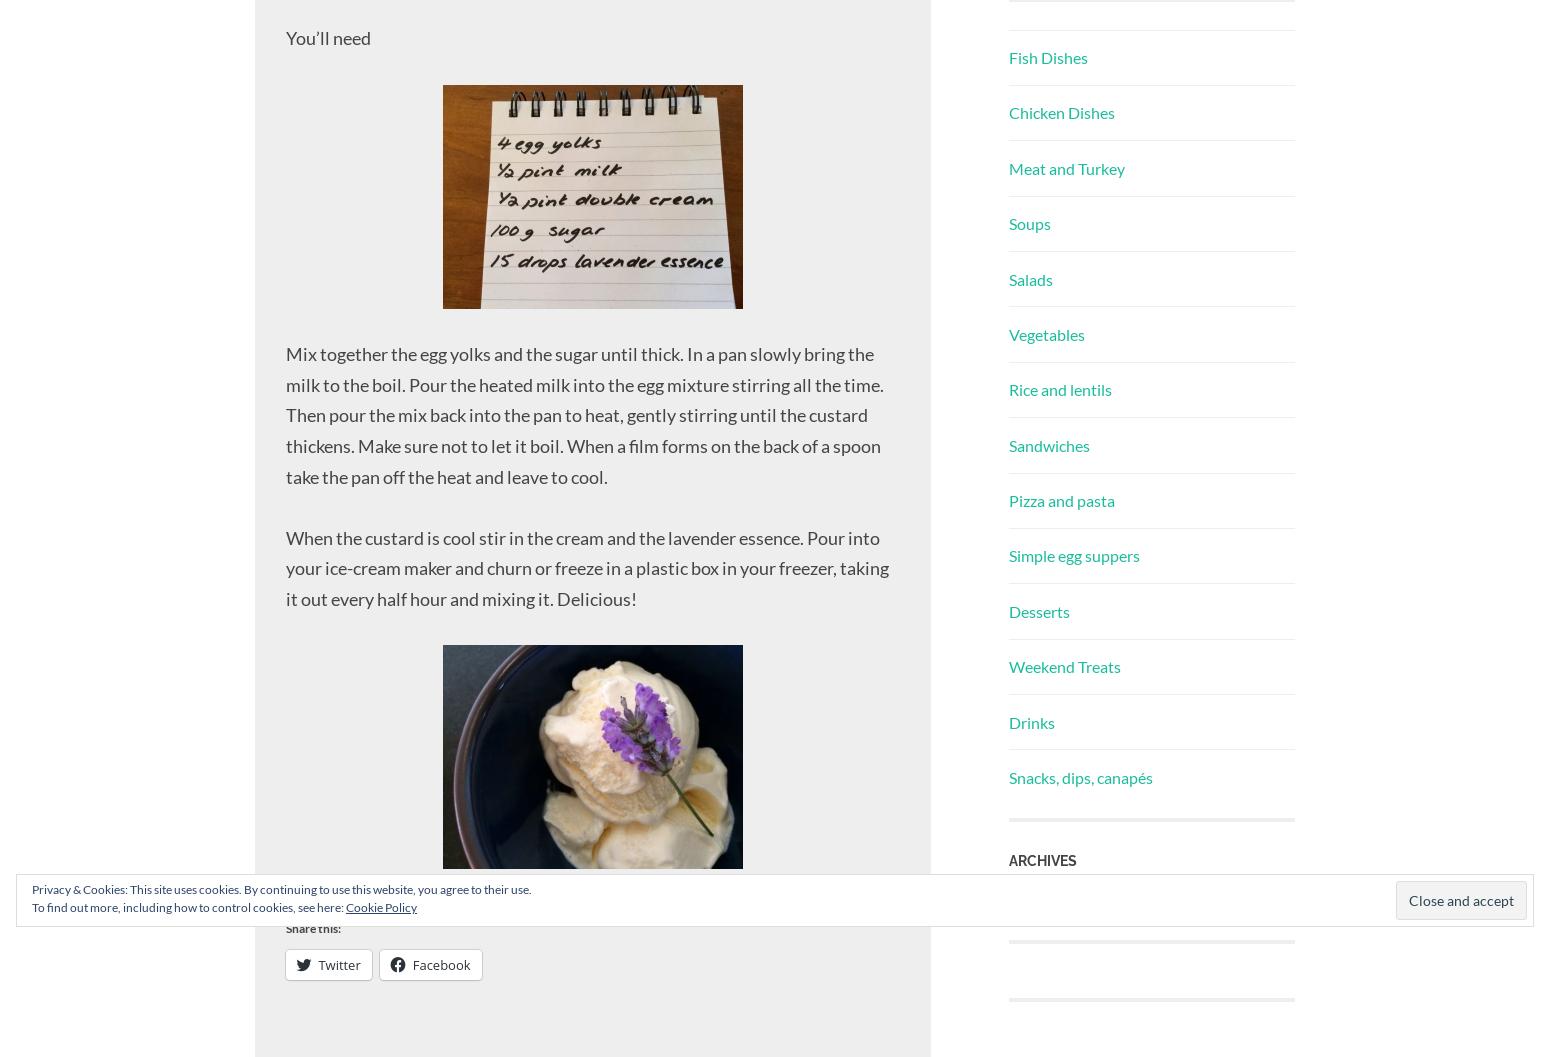 This screenshot has width=1550, height=1057. Describe the element at coordinates (187, 907) in the screenshot. I see `'To find out more, including how to control cookies, see here:'` at that location.